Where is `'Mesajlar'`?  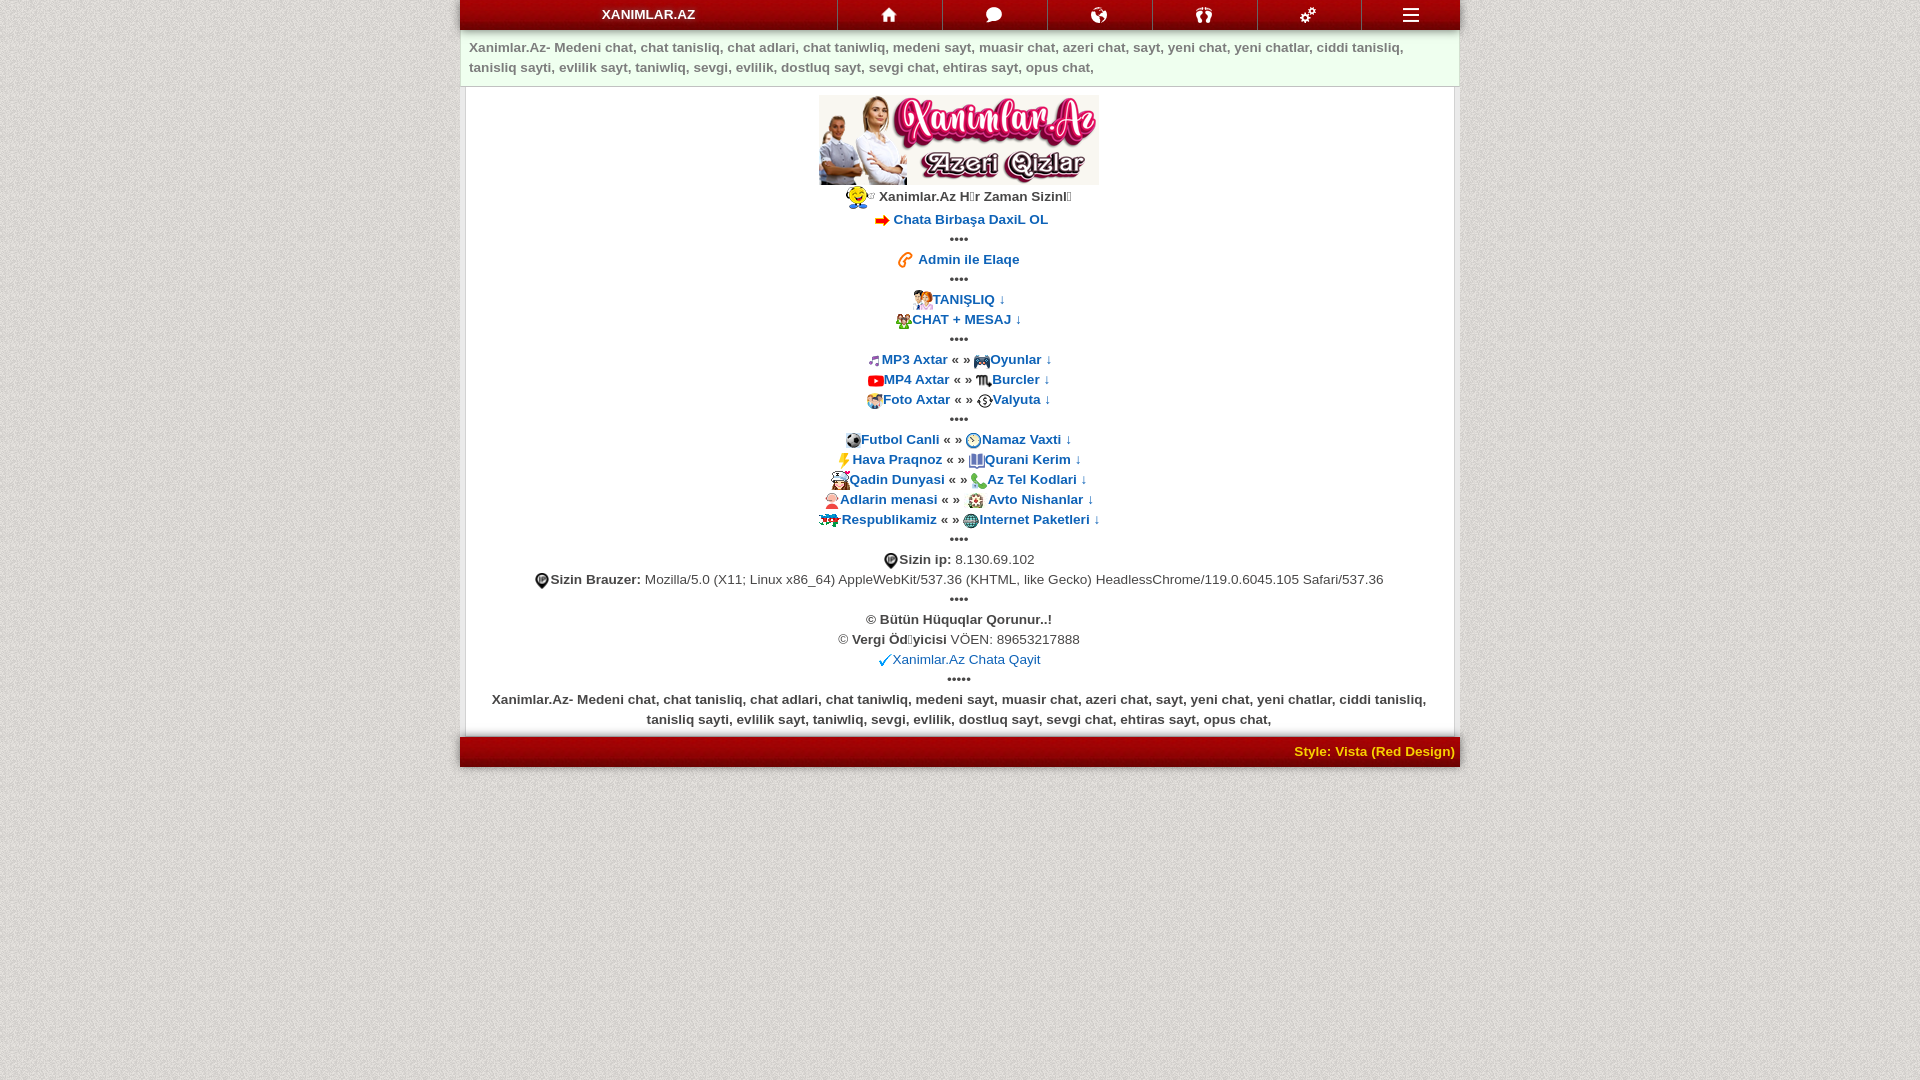
'Mesajlar' is located at coordinates (941, 15).